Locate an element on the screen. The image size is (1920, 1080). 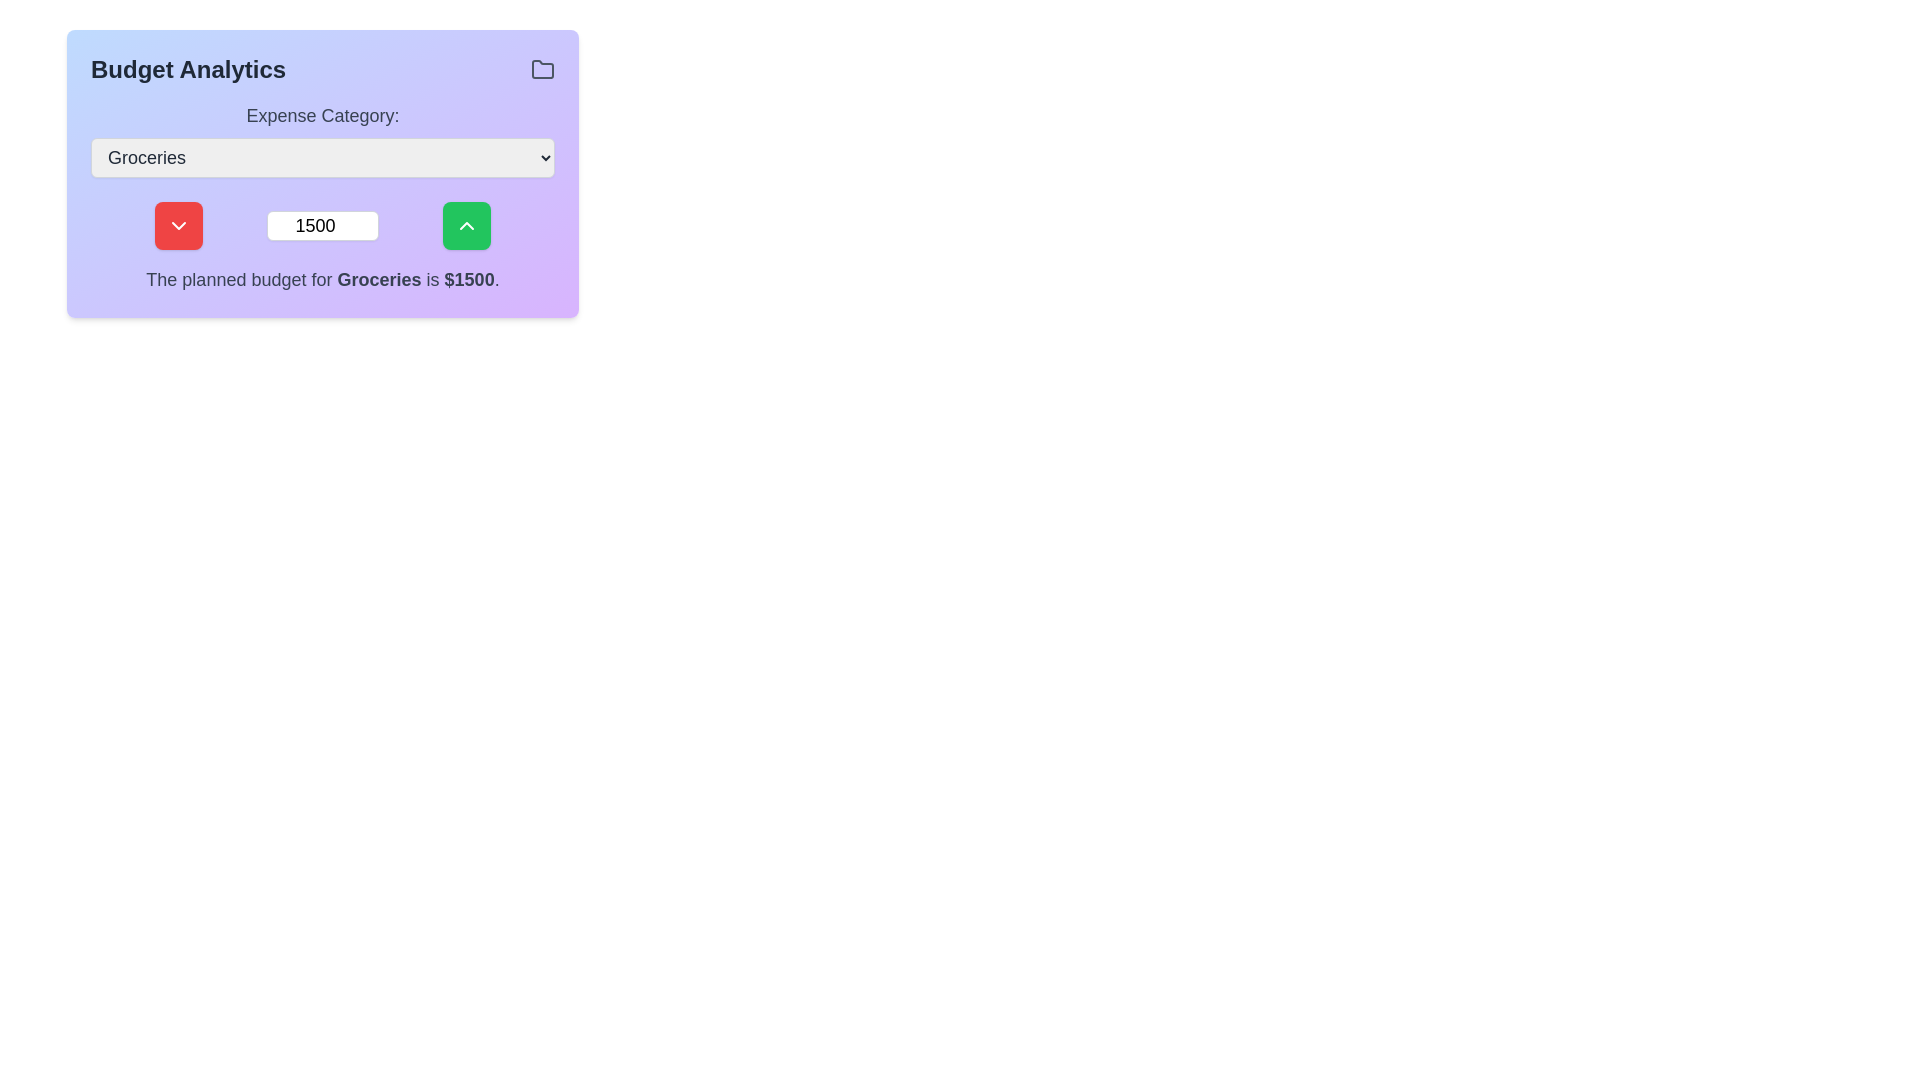
the Text Label that indicates the purpose of the dropdown field for selecting an expense category, located below the 'Budget Analytics' header is located at coordinates (322, 115).